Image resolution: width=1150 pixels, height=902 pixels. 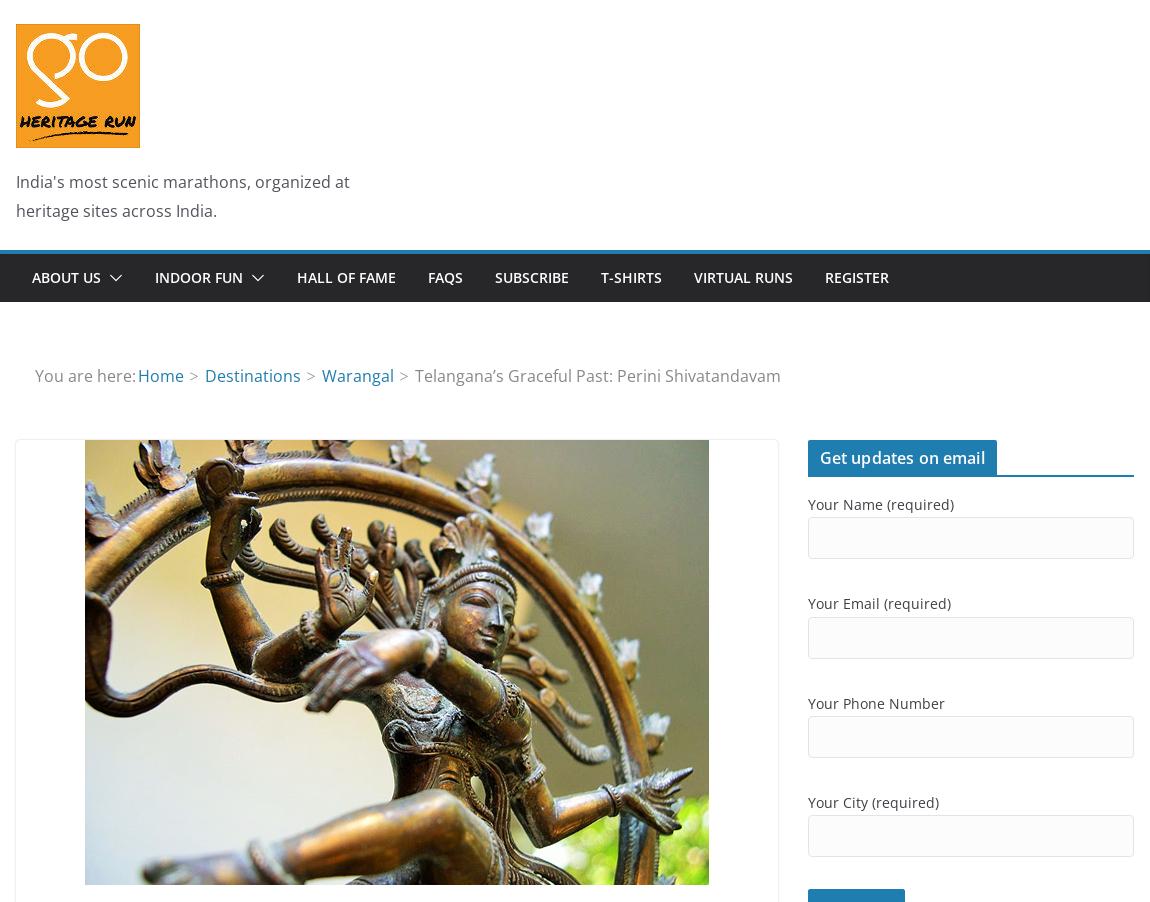 What do you see at coordinates (630, 276) in the screenshot?
I see `'T-shirts'` at bounding box center [630, 276].